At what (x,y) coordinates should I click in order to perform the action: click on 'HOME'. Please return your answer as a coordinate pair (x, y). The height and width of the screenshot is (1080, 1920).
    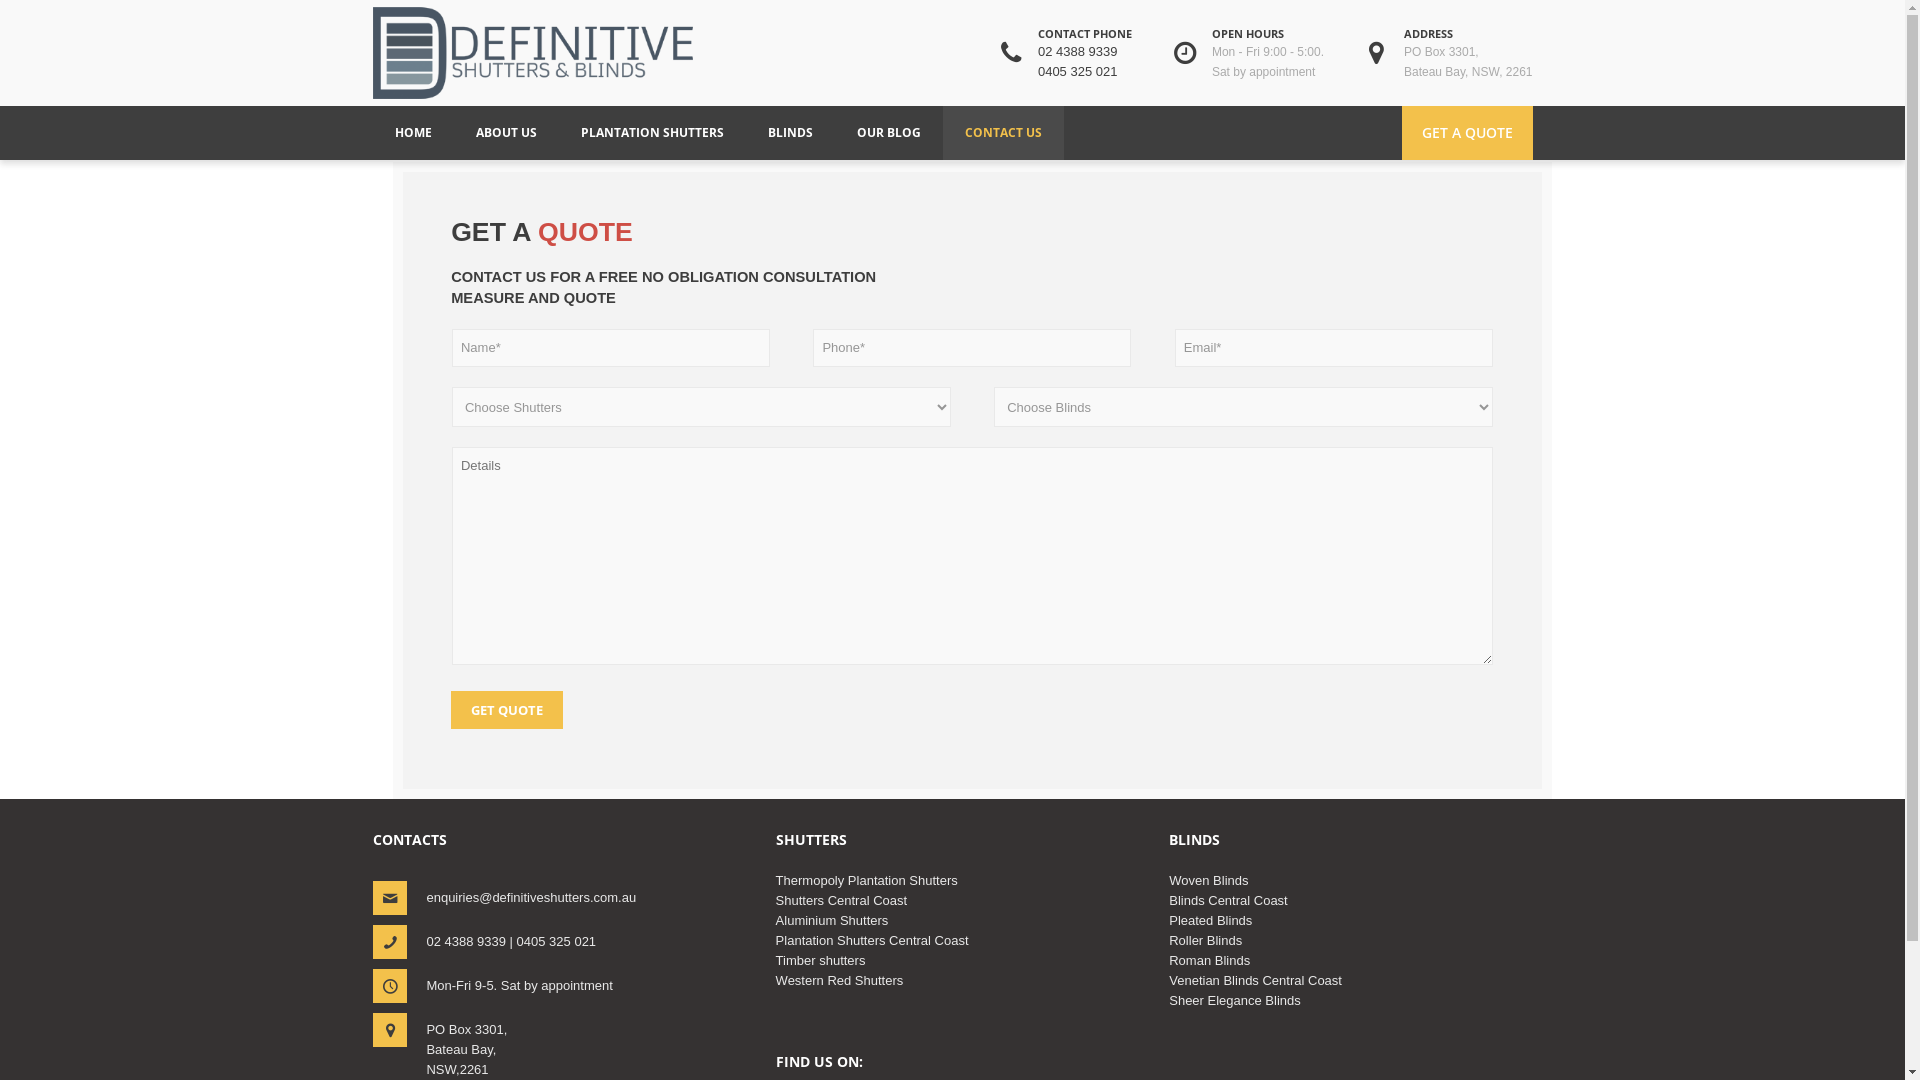
    Looking at the image, I should click on (411, 132).